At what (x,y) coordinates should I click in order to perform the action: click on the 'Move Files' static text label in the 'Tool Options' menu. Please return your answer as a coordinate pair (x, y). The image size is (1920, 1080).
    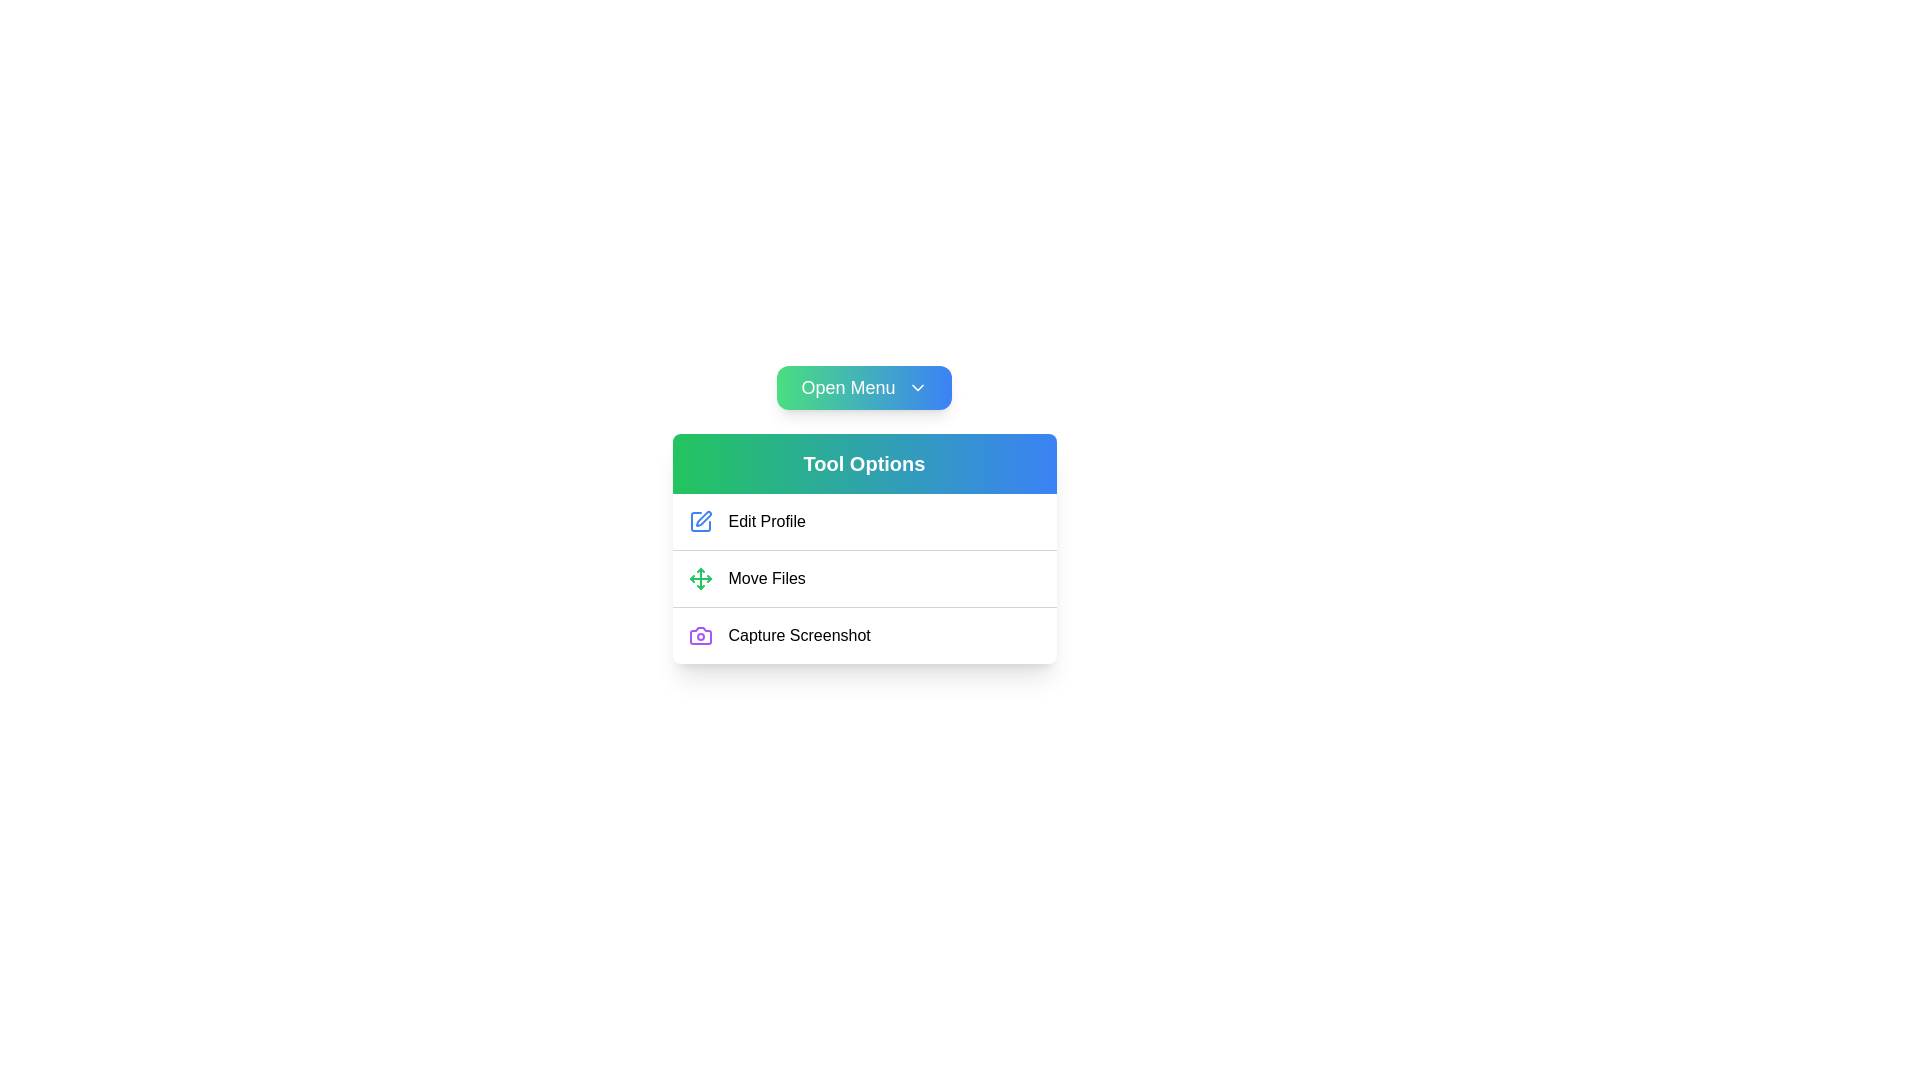
    Looking at the image, I should click on (766, 578).